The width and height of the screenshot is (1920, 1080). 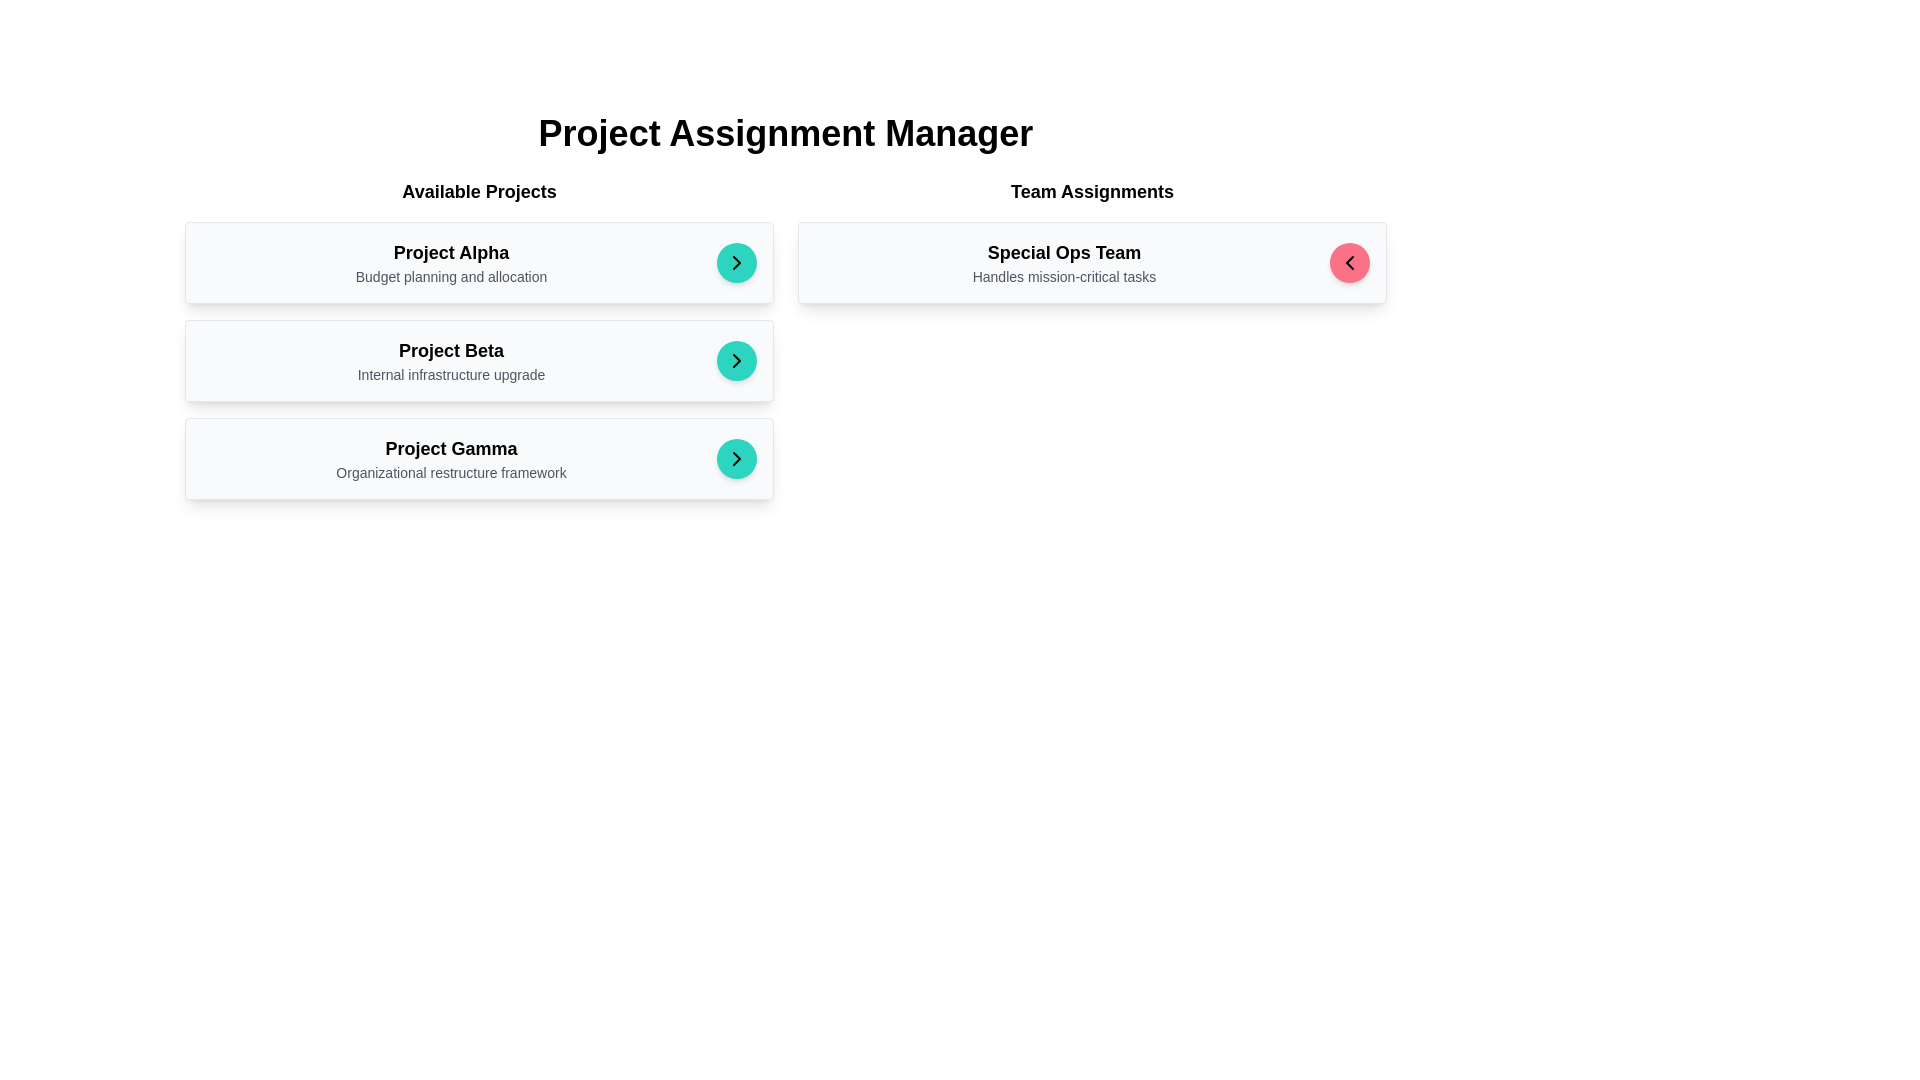 I want to click on the text label that reads 'Available Projects', which is styled with a bold font and serves as a section header for the project list, so click(x=478, y=192).